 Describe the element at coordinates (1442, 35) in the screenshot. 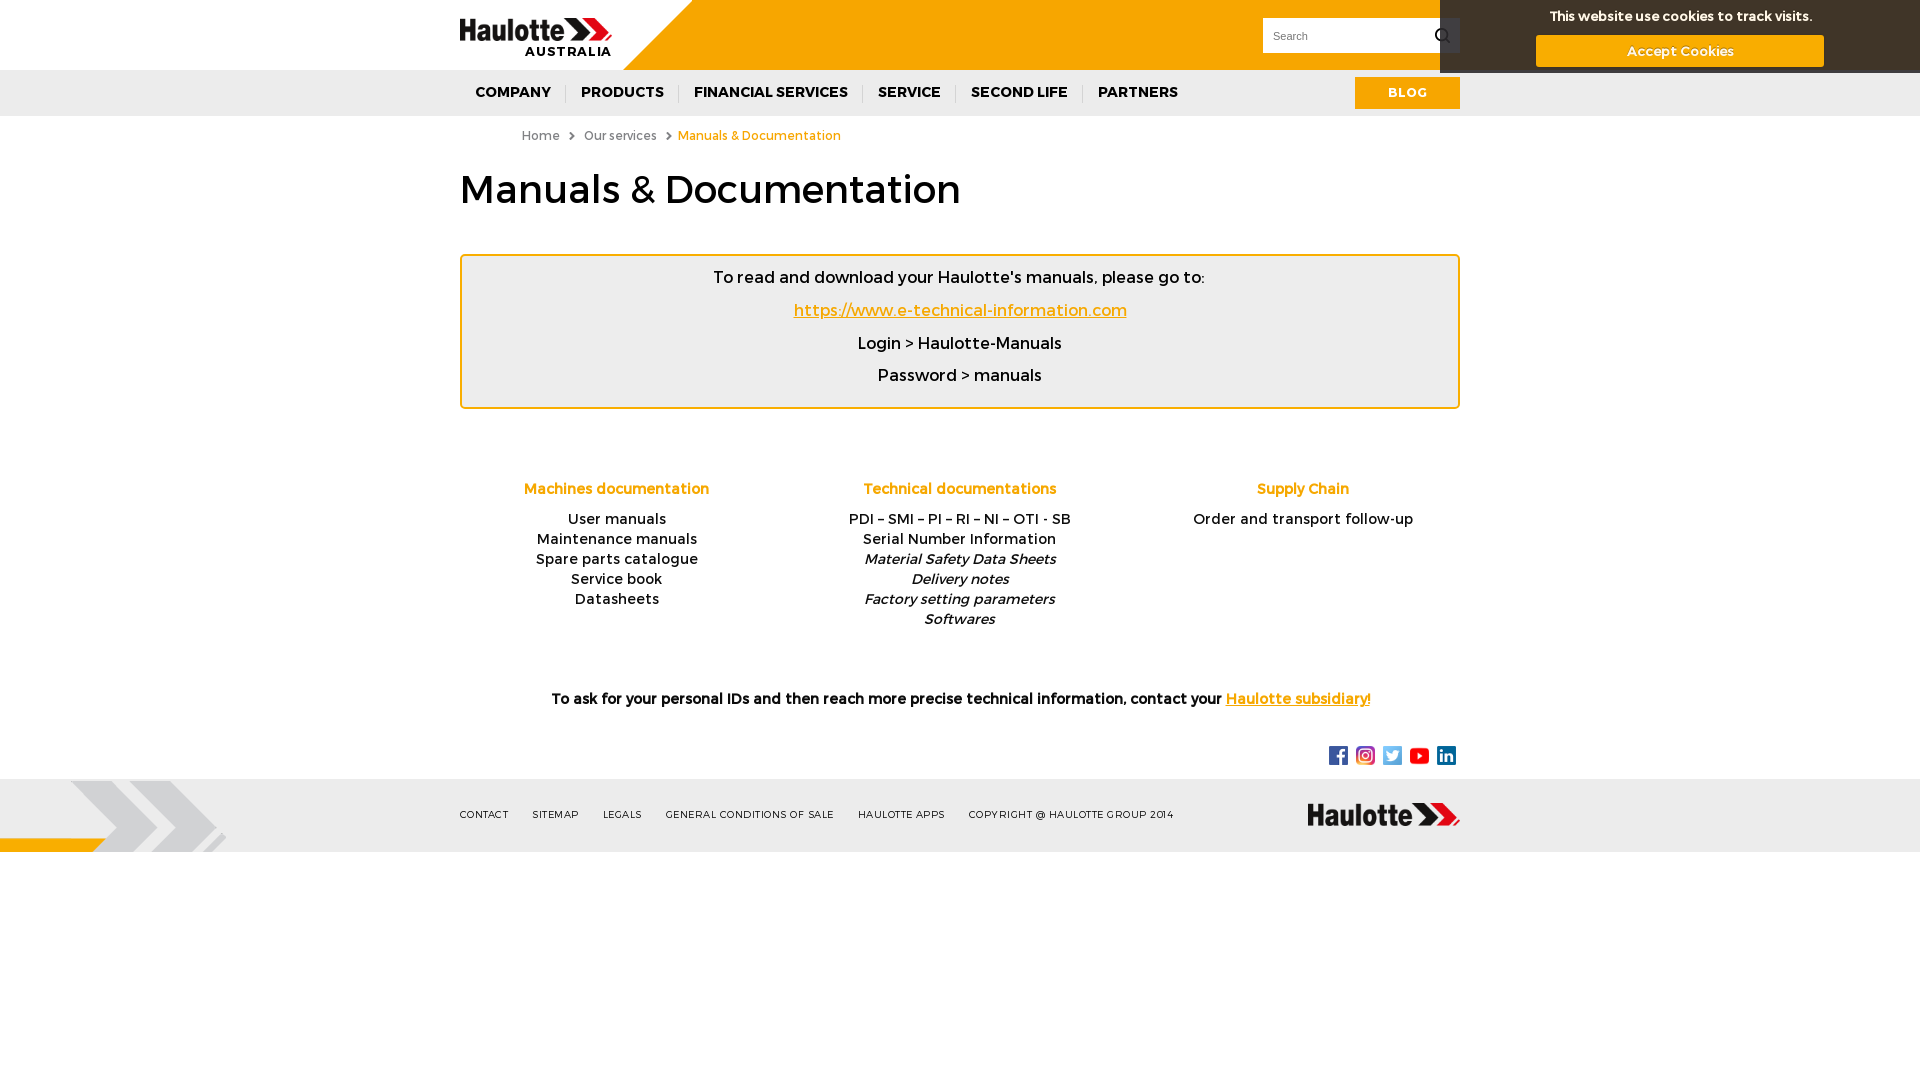

I see `'Search'` at that location.